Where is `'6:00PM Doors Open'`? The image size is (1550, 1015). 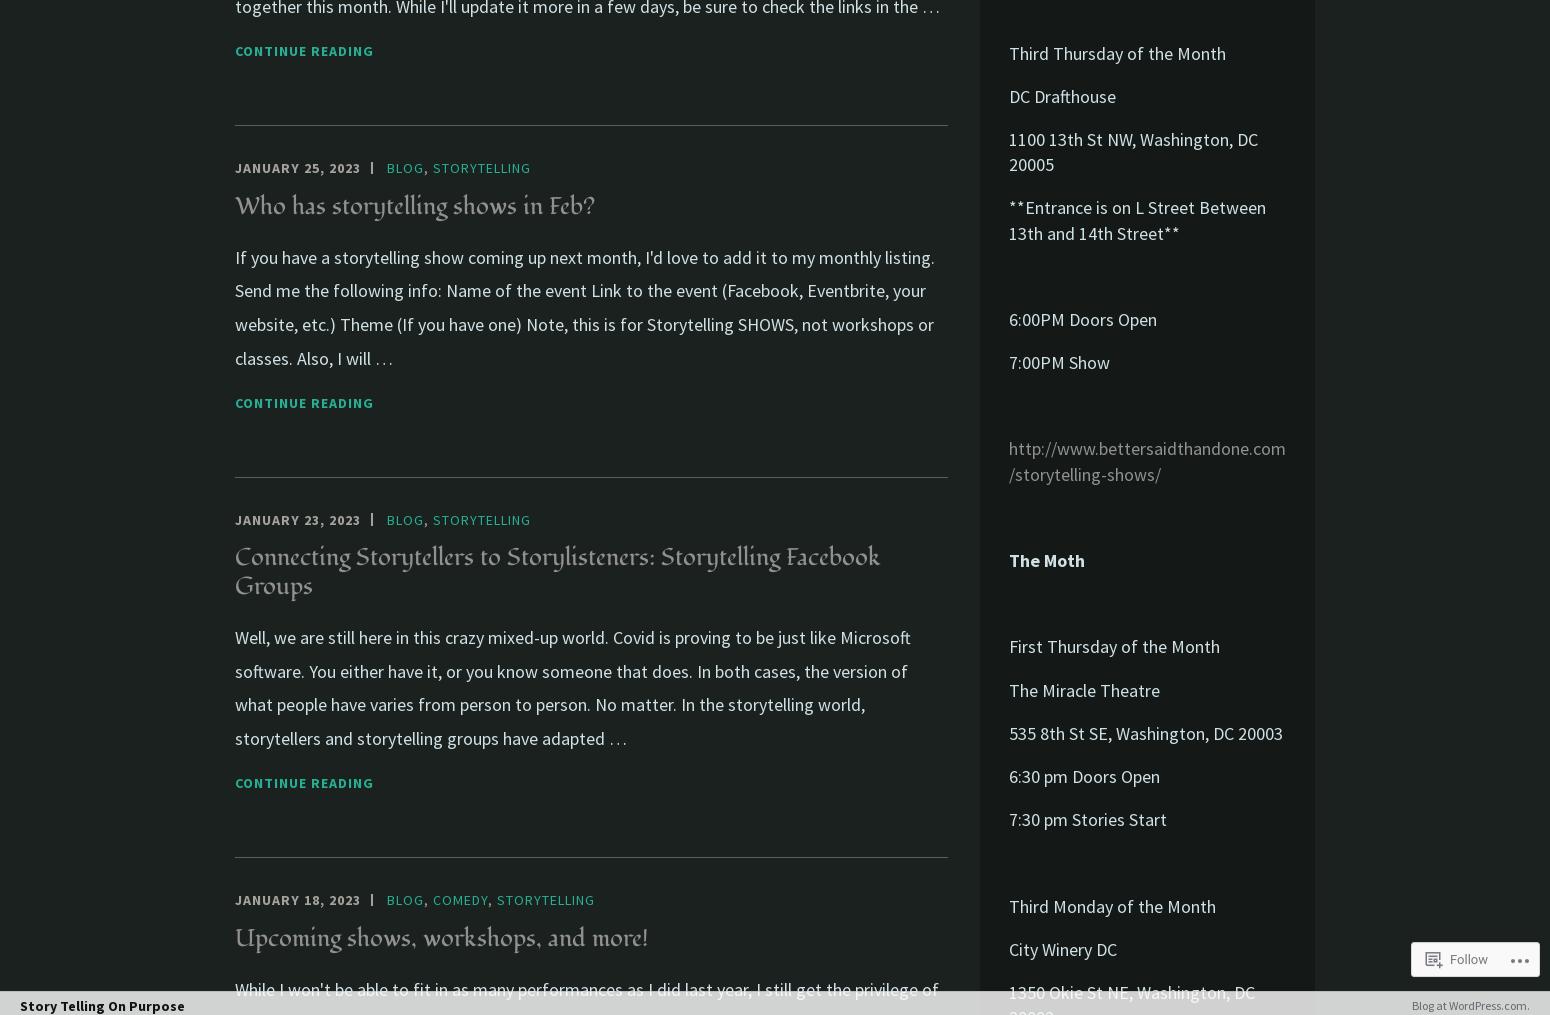
'6:00PM Doors Open' is located at coordinates (1082, 317).